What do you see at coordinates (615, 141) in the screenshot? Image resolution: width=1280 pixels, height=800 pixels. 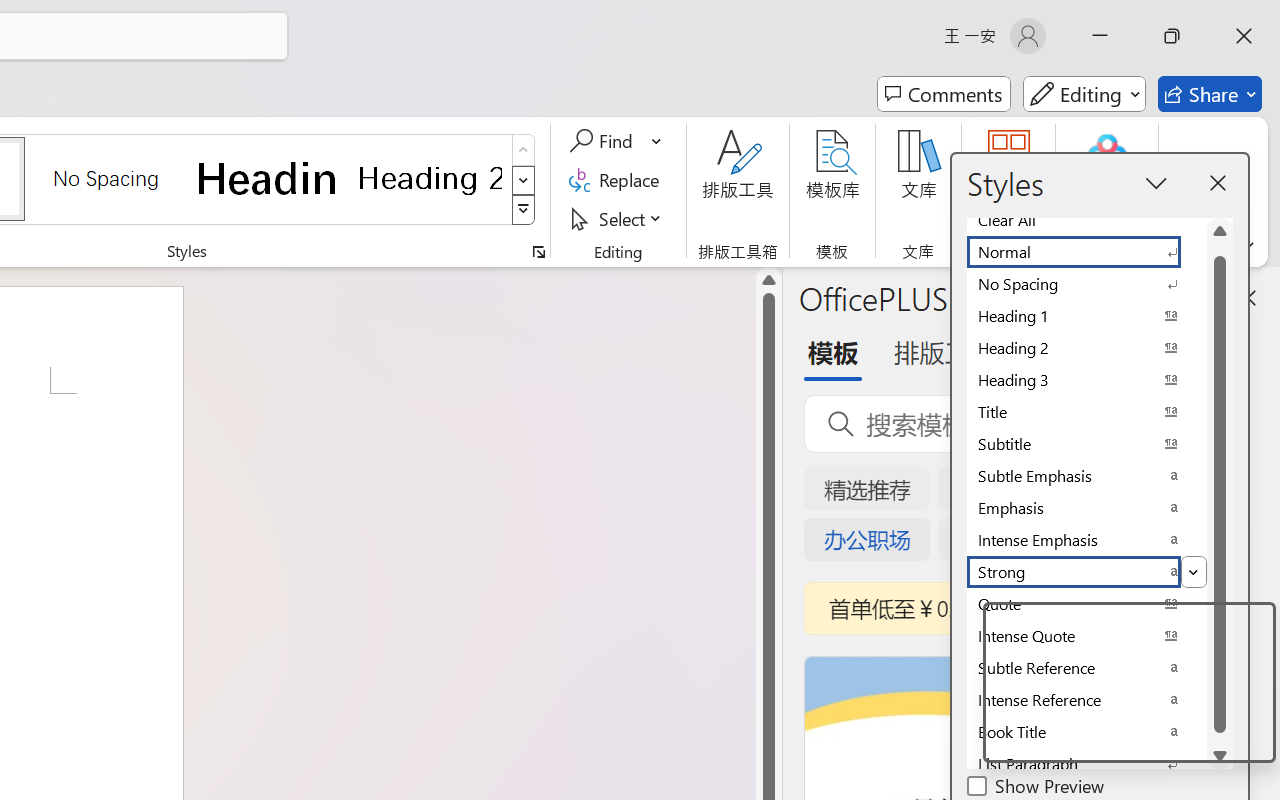 I see `'Find'` at bounding box center [615, 141].